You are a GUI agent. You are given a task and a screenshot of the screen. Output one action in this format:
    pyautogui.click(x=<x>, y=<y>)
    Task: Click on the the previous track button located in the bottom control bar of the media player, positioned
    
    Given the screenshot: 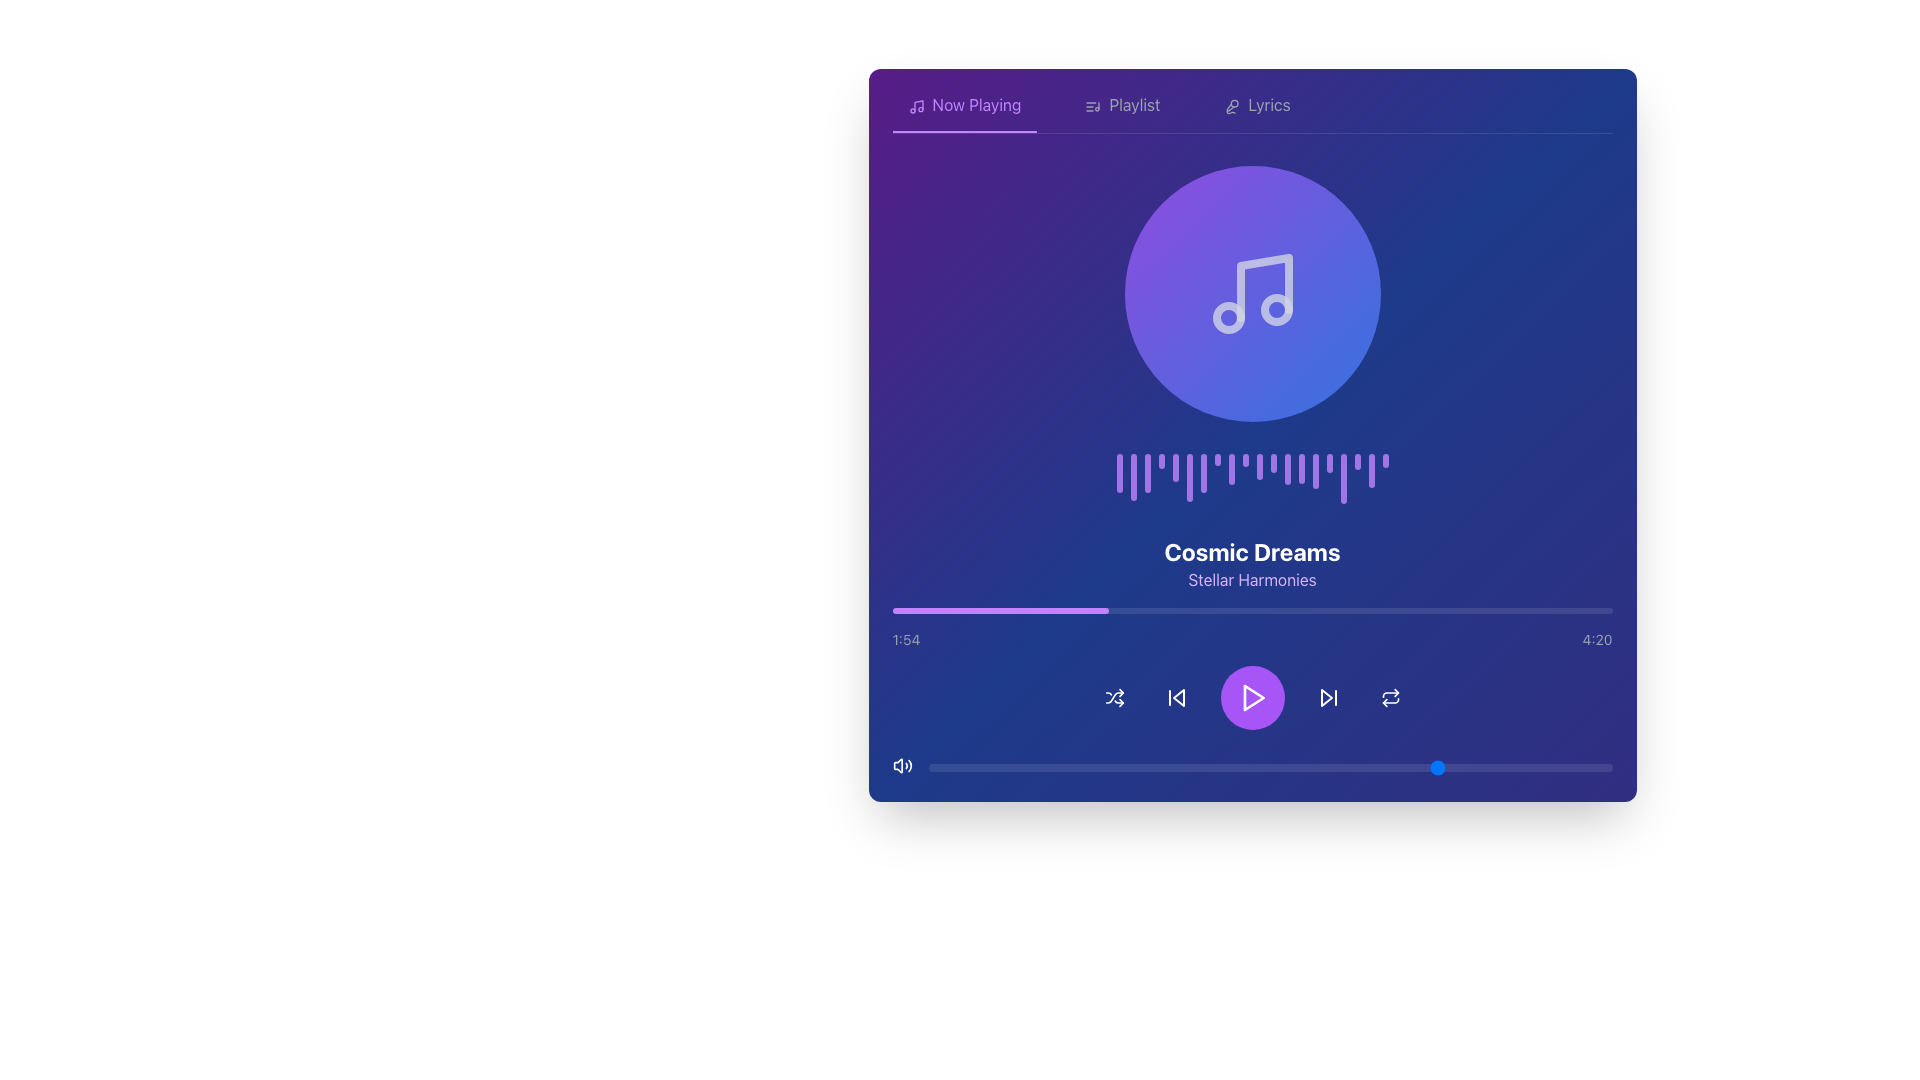 What is the action you would take?
    pyautogui.click(x=1176, y=697)
    